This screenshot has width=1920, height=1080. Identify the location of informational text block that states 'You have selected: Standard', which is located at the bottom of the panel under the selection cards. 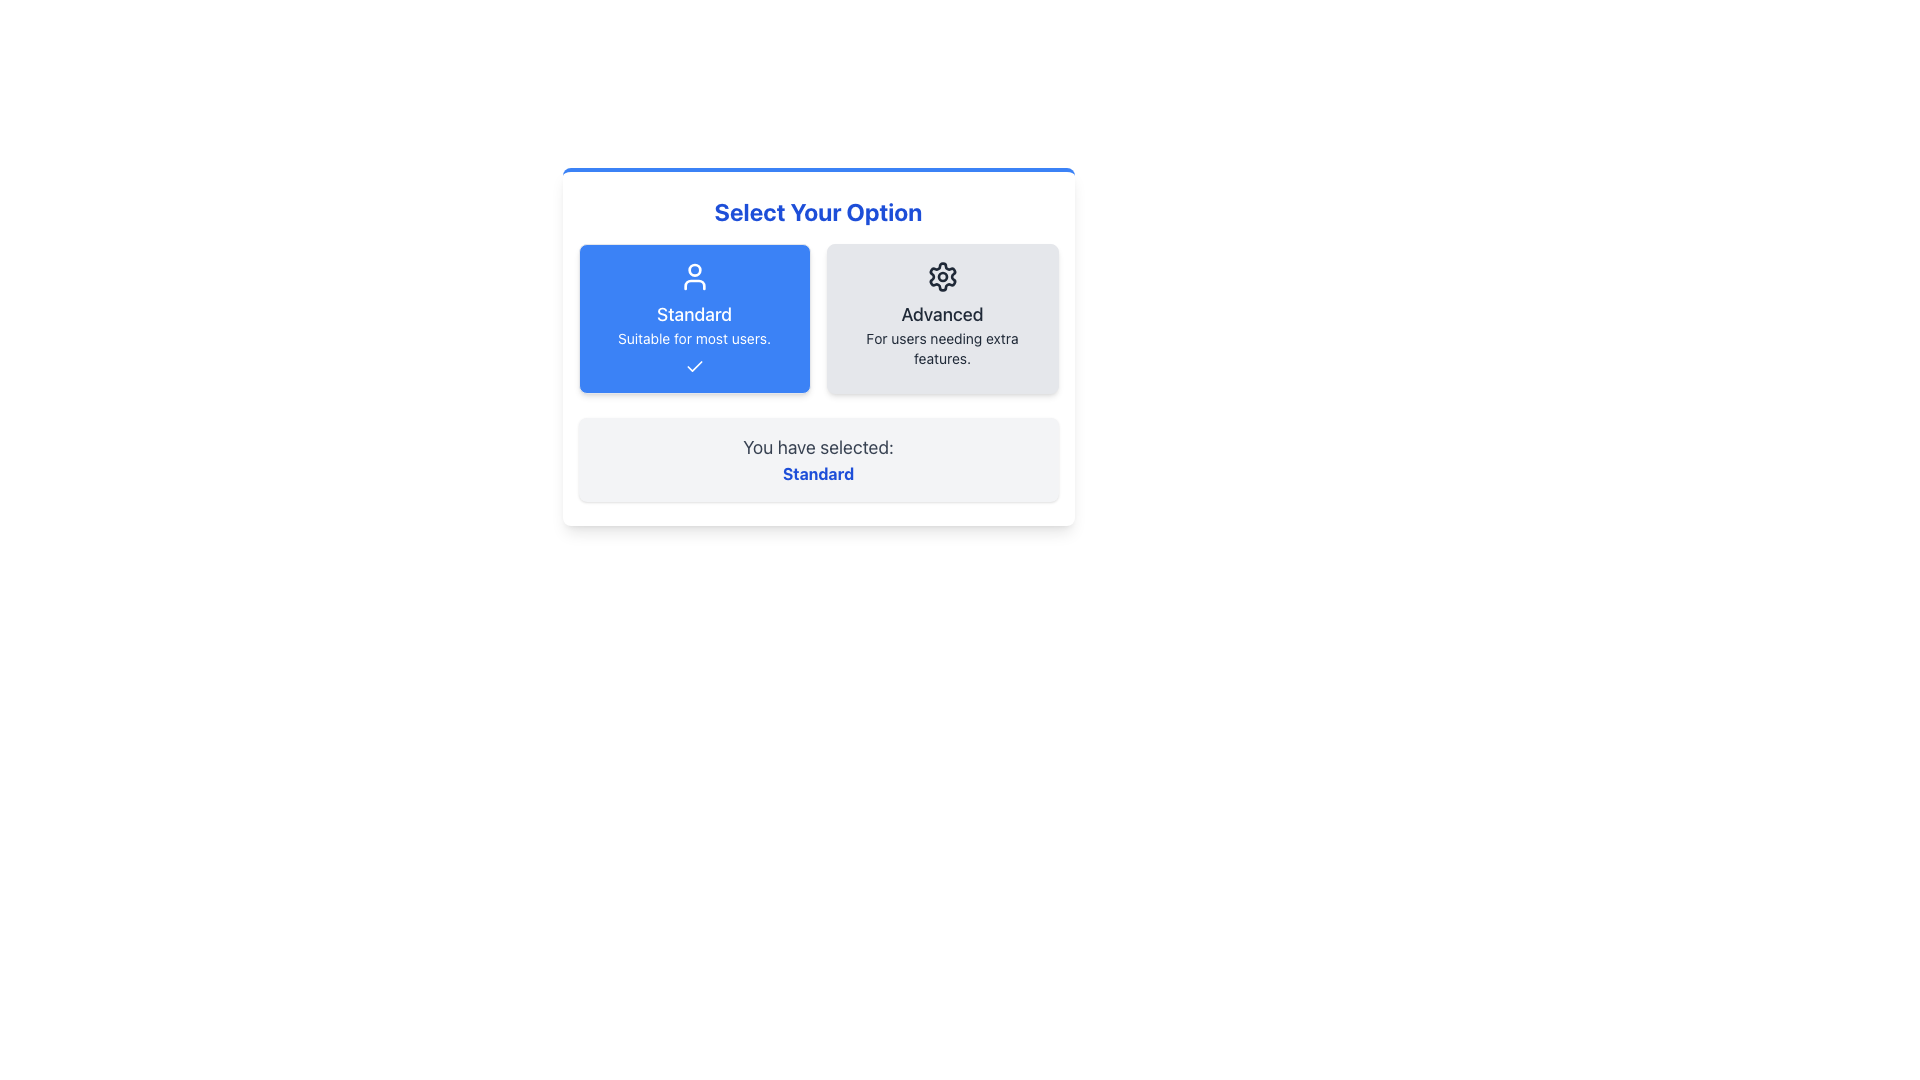
(818, 459).